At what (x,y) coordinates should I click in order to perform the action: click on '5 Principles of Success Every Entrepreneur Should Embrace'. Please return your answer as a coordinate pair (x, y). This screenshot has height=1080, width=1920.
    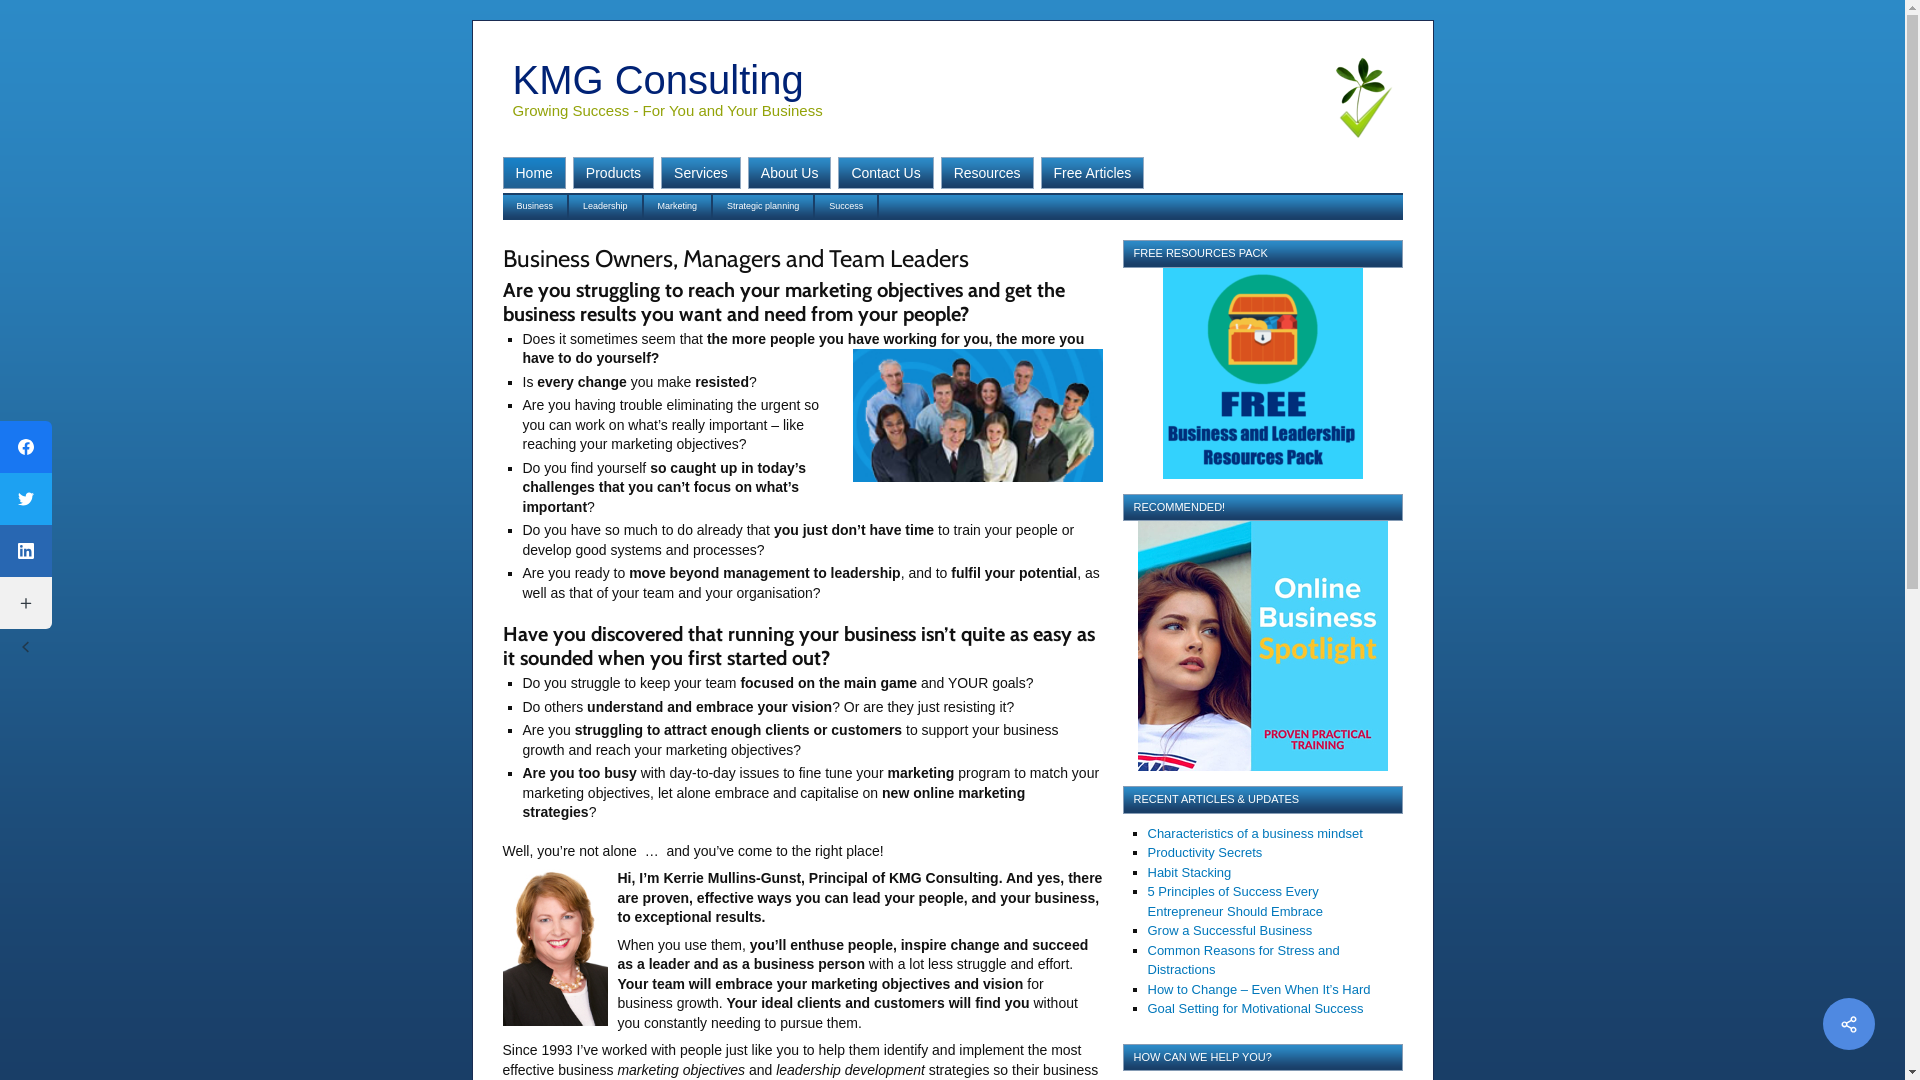
    Looking at the image, I should click on (1235, 901).